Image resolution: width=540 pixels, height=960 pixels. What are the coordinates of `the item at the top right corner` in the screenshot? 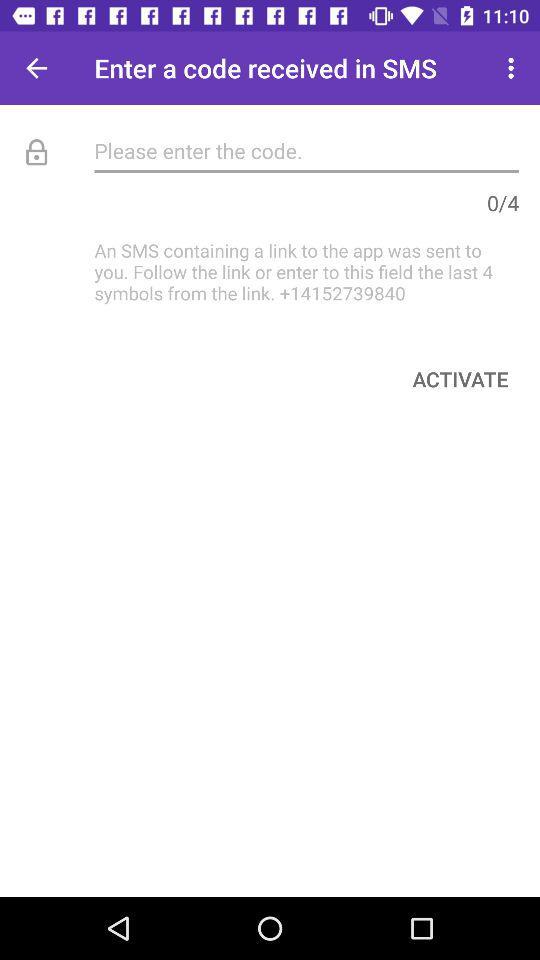 It's located at (513, 68).